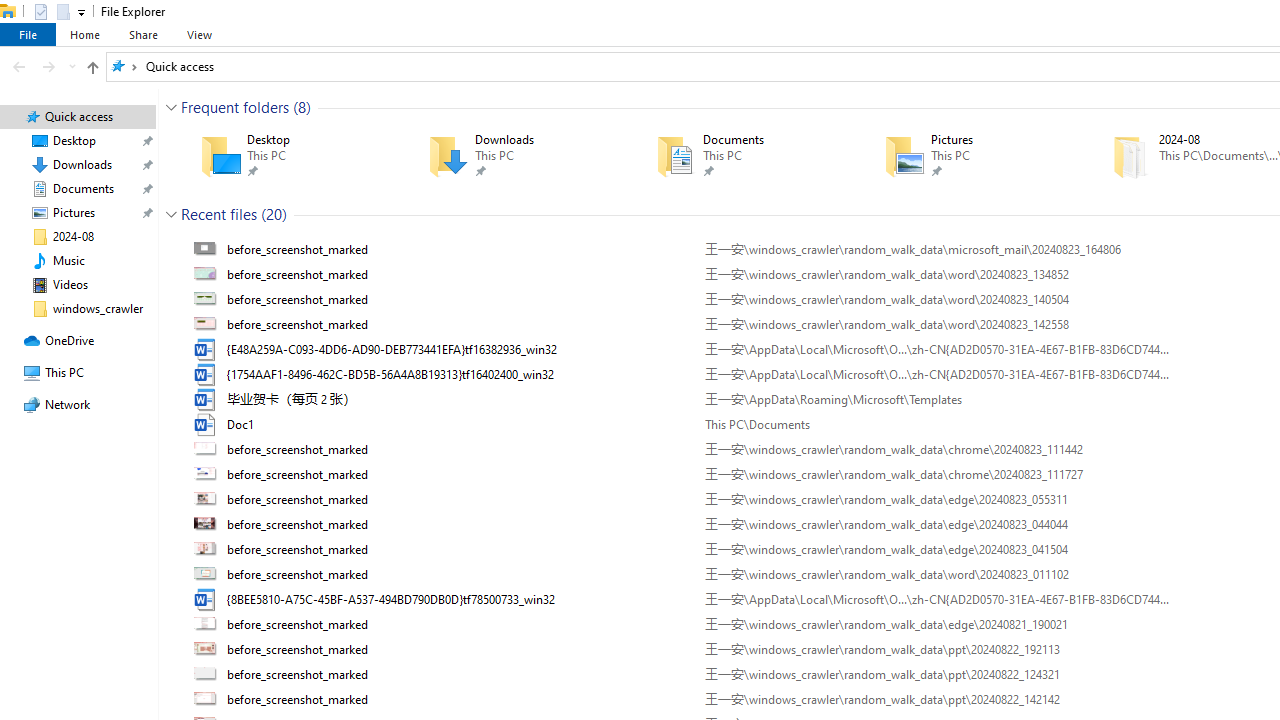 This screenshot has height=720, width=1280. What do you see at coordinates (969, 155) in the screenshot?
I see `'Pictures'` at bounding box center [969, 155].